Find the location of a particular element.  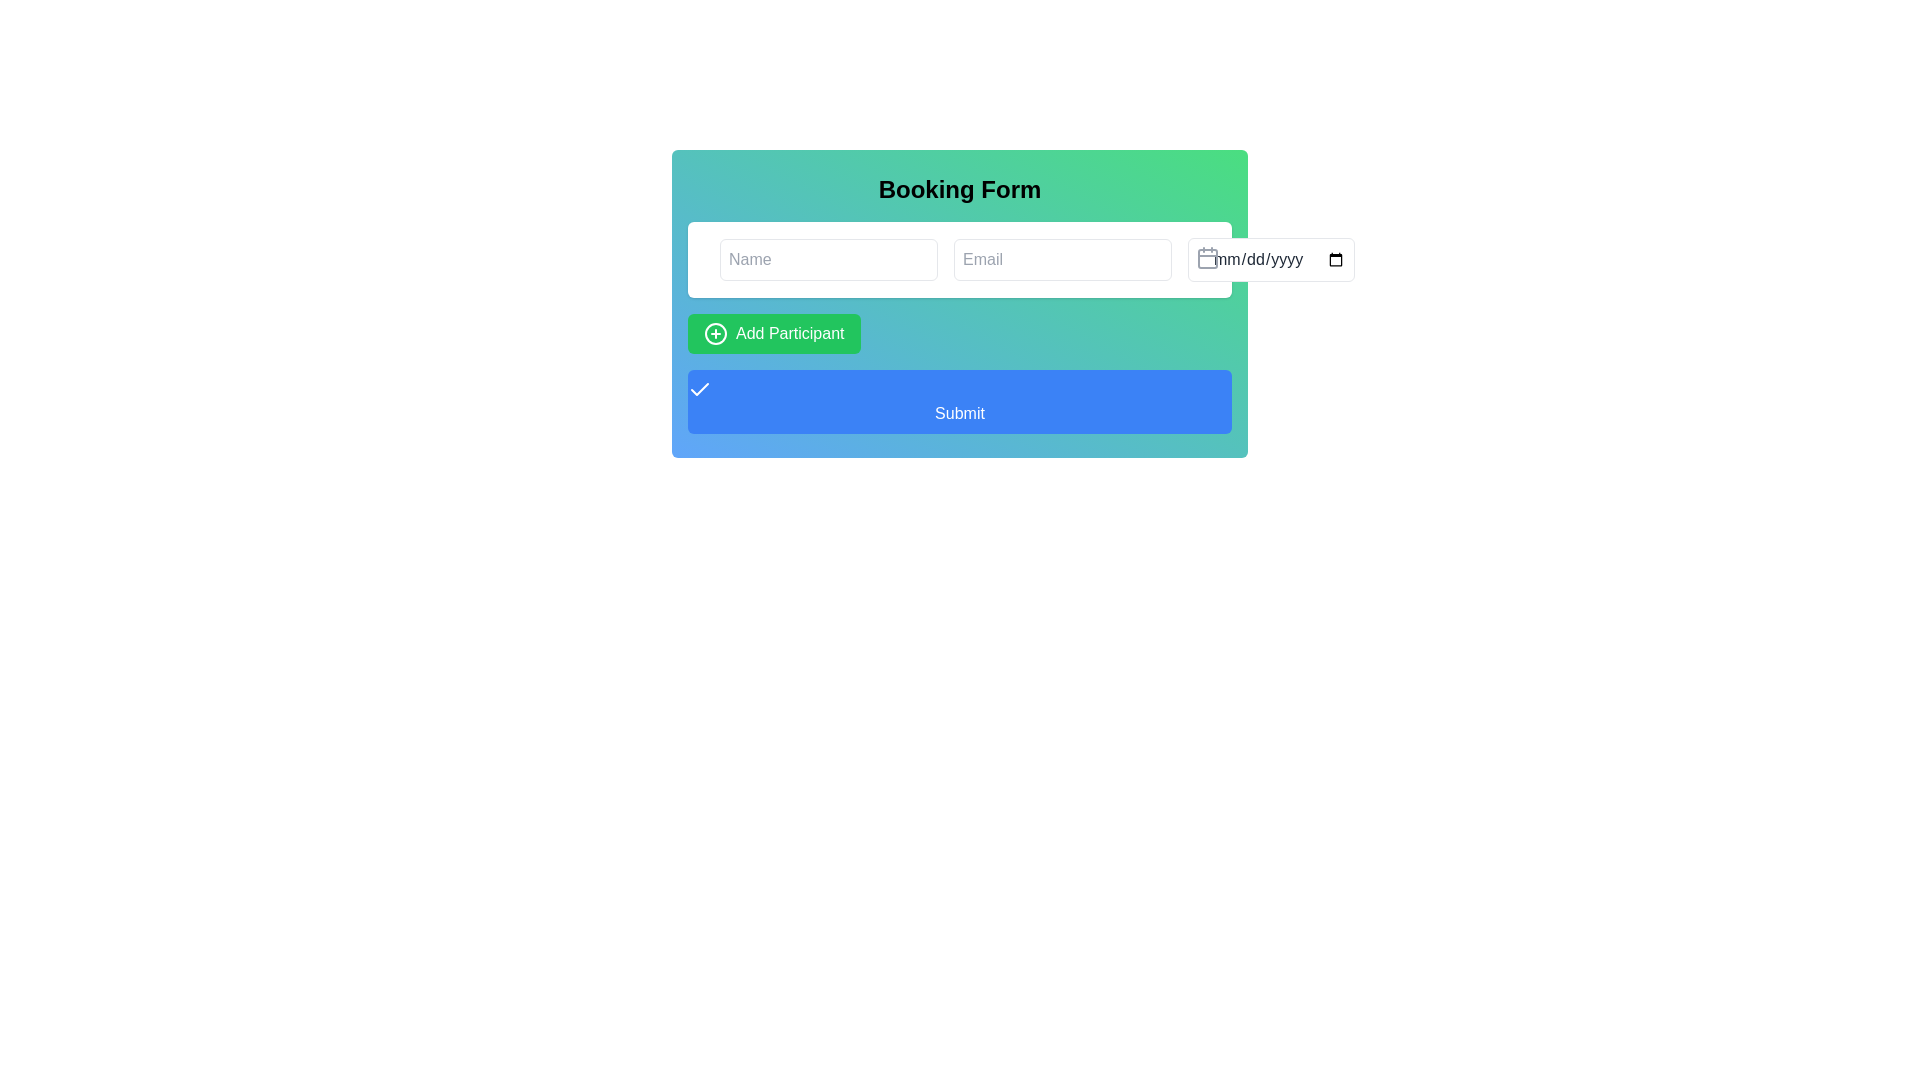

the small rectangle with rounded corners inside the calendar icon, which is part of the date-picking functionality in the booking form interface is located at coordinates (1207, 257).